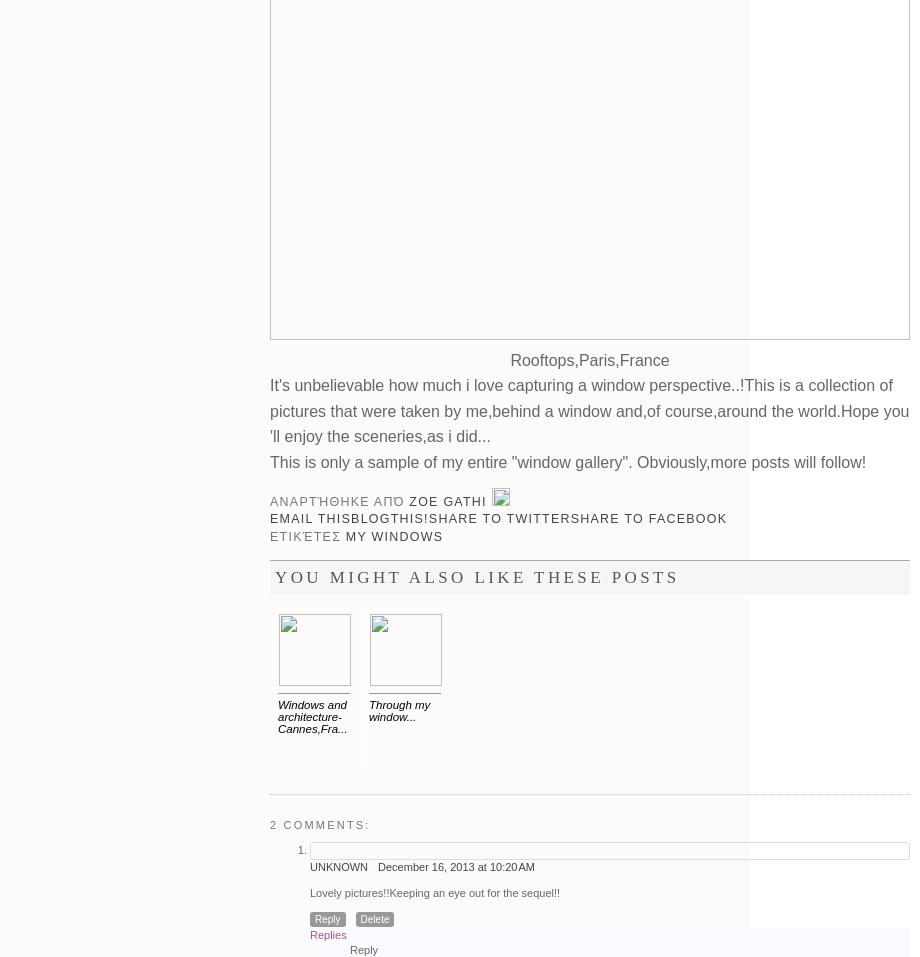  What do you see at coordinates (373, 919) in the screenshot?
I see `'Delete'` at bounding box center [373, 919].